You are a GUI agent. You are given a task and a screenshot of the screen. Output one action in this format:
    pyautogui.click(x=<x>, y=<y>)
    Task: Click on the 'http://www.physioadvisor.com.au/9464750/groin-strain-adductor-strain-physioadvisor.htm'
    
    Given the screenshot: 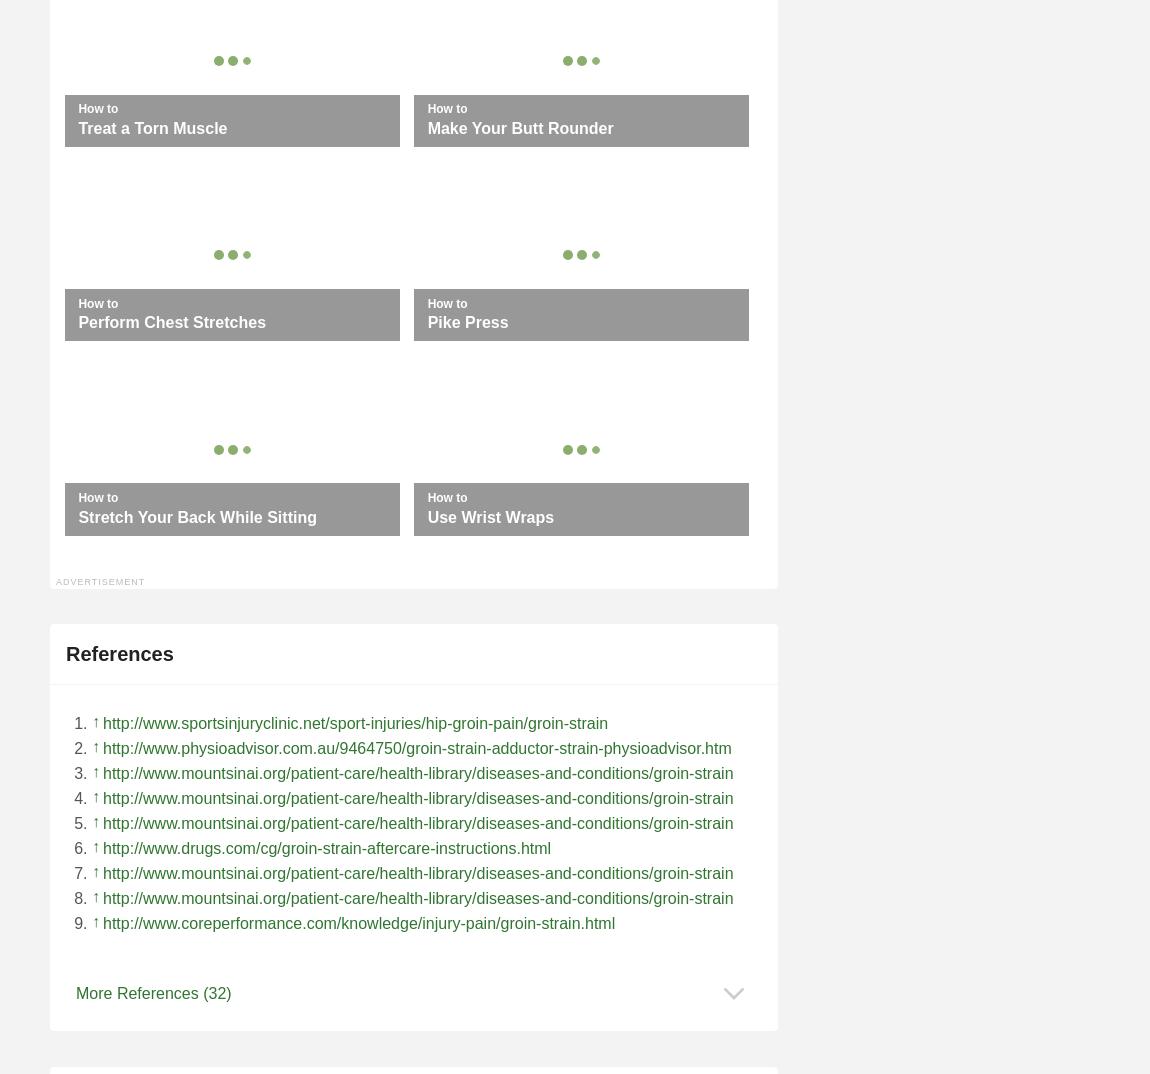 What is the action you would take?
    pyautogui.click(x=416, y=747)
    